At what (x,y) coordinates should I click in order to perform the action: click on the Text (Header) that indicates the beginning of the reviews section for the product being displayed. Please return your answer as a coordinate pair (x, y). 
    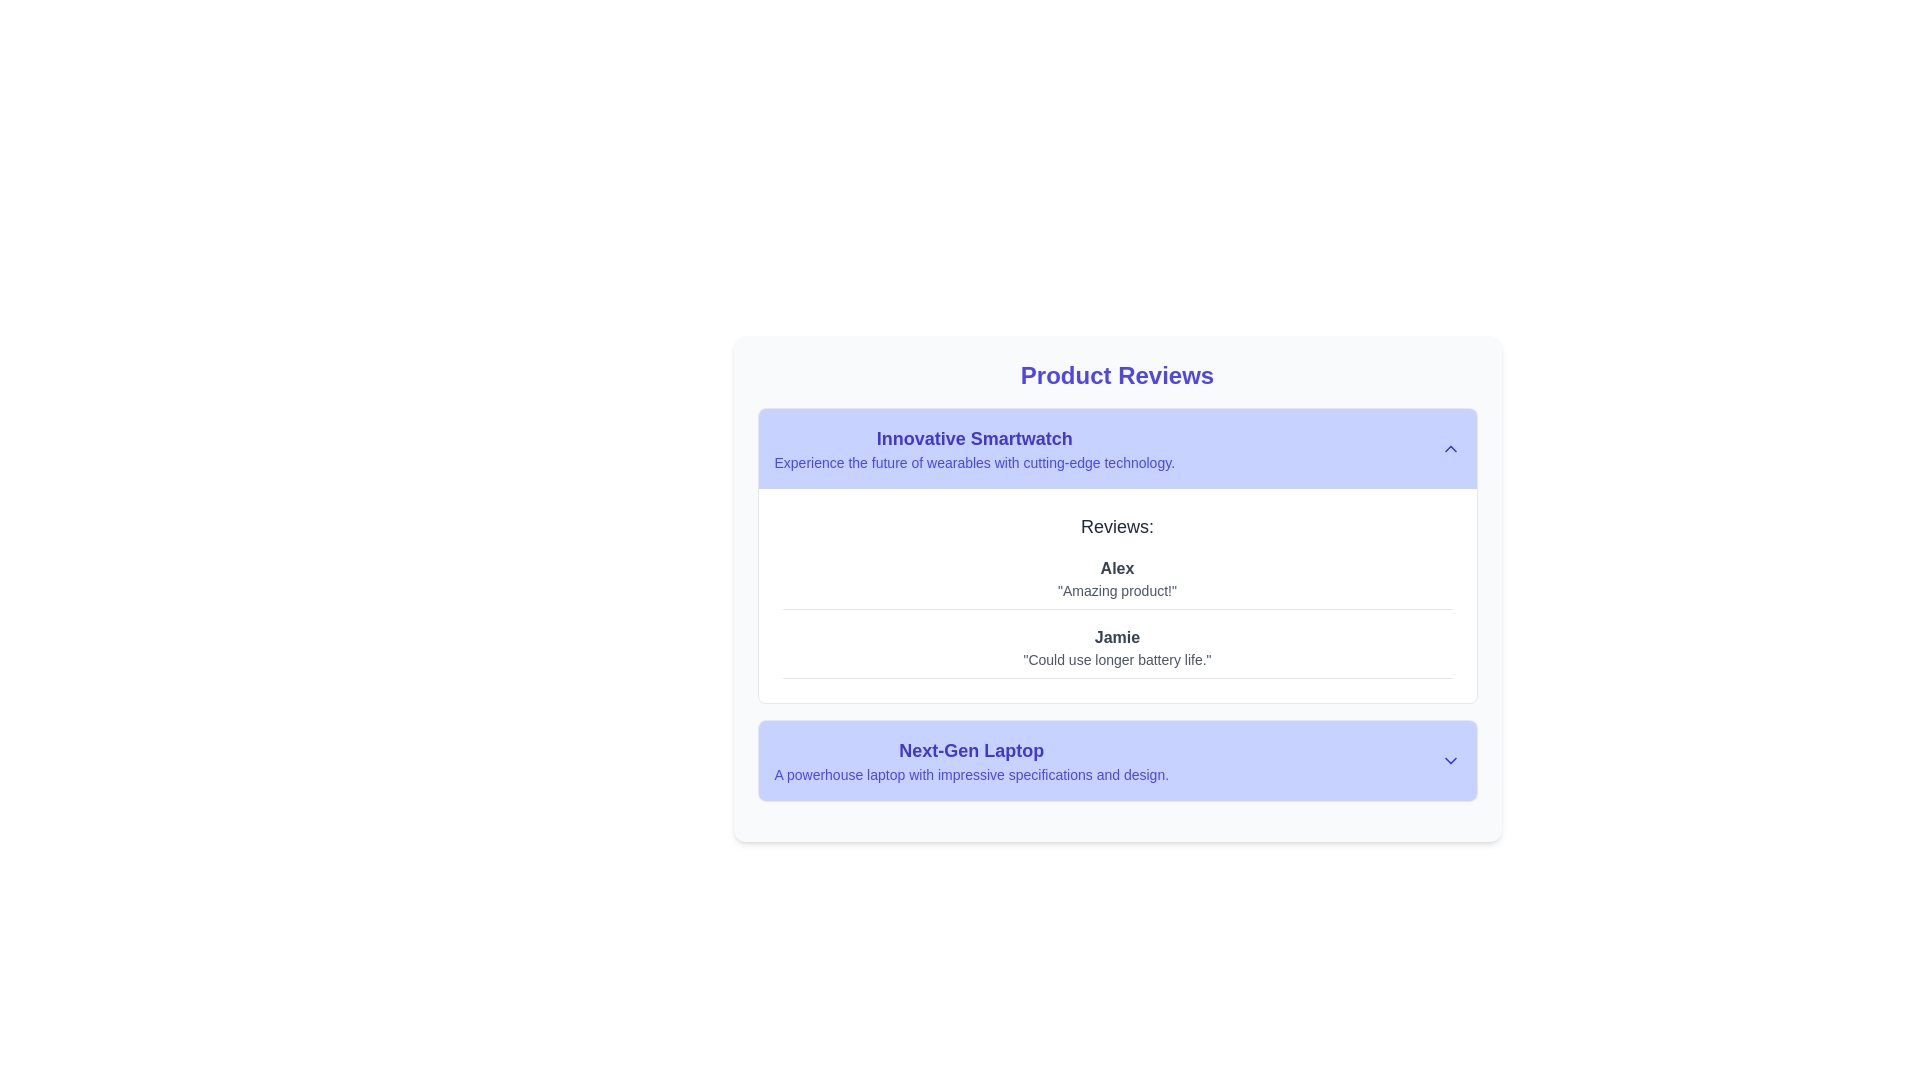
    Looking at the image, I should click on (1116, 526).